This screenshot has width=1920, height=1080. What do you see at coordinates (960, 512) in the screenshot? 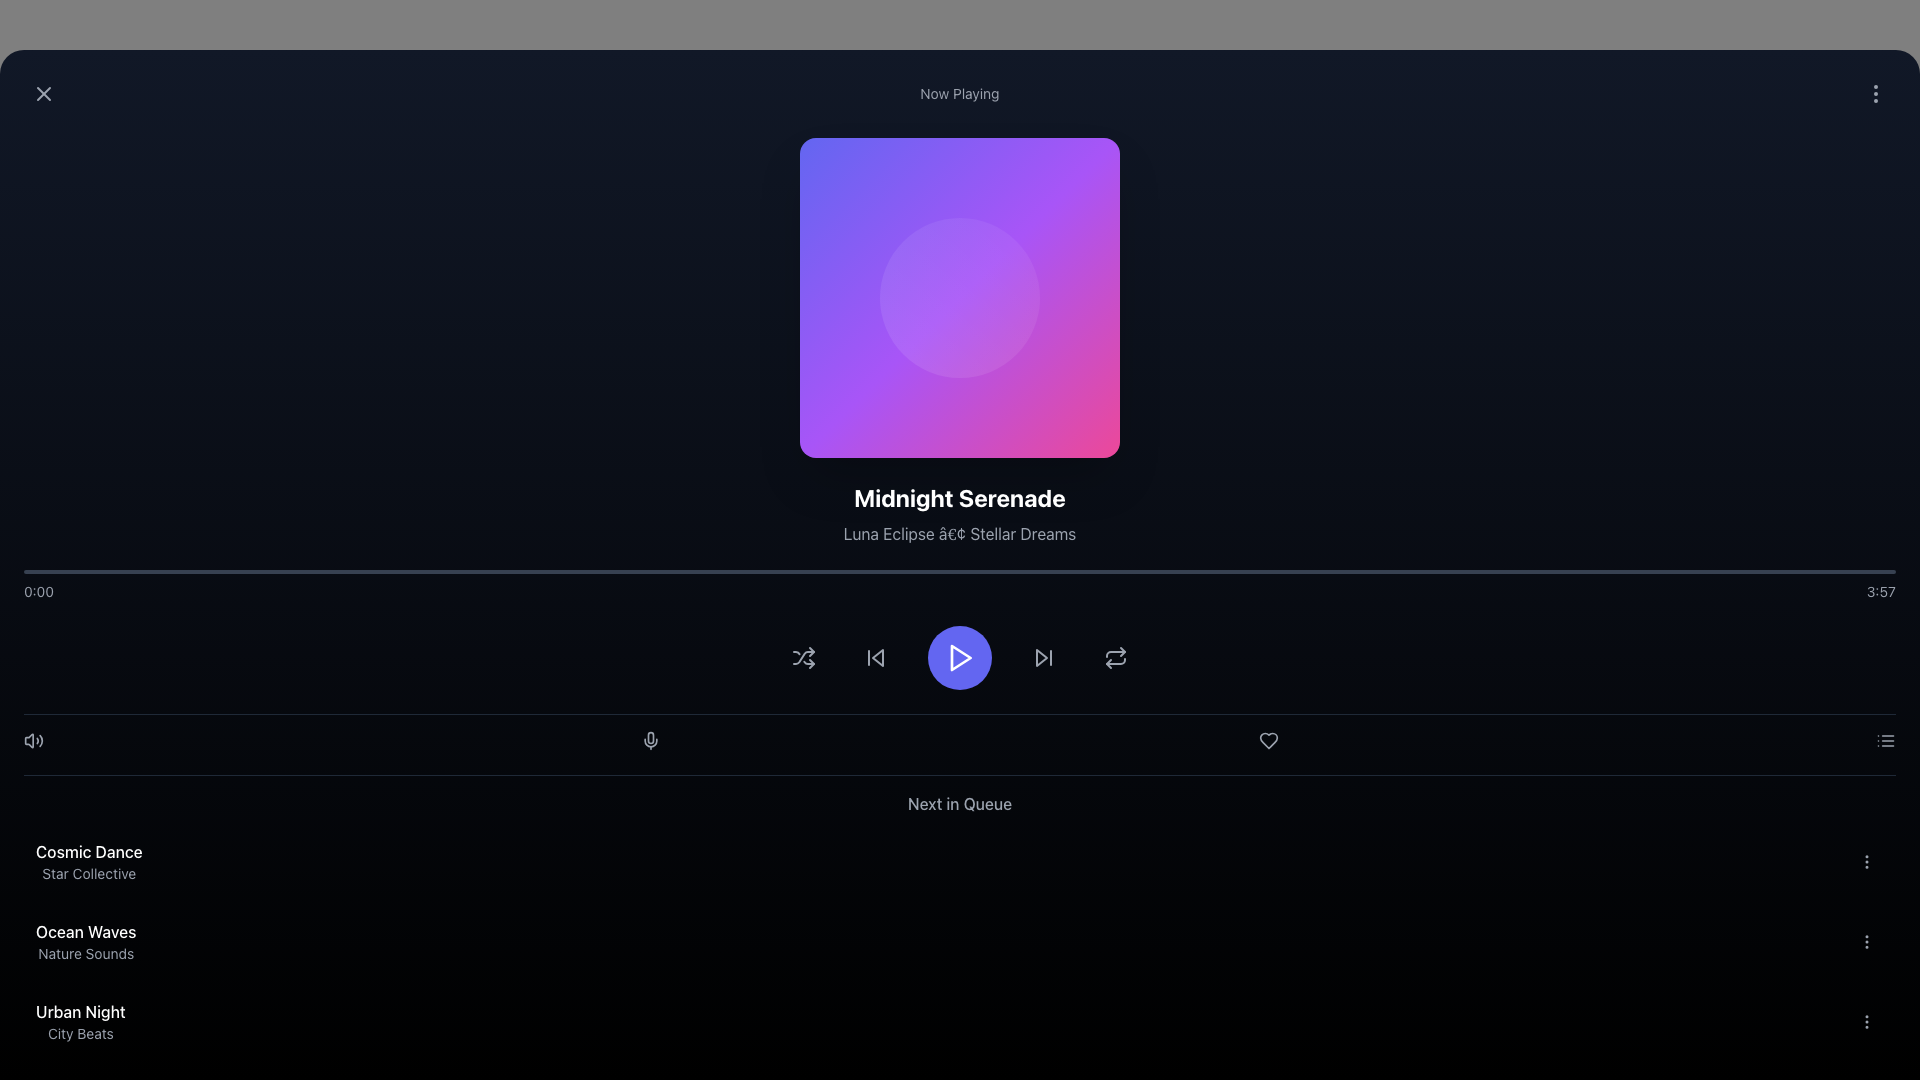
I see `the text element displaying the headline 'Midnight Serenade' and the subtext 'Luna Eclipse • Stellar Dreams', which is centrally aligned beneath a graphic display area` at bounding box center [960, 512].